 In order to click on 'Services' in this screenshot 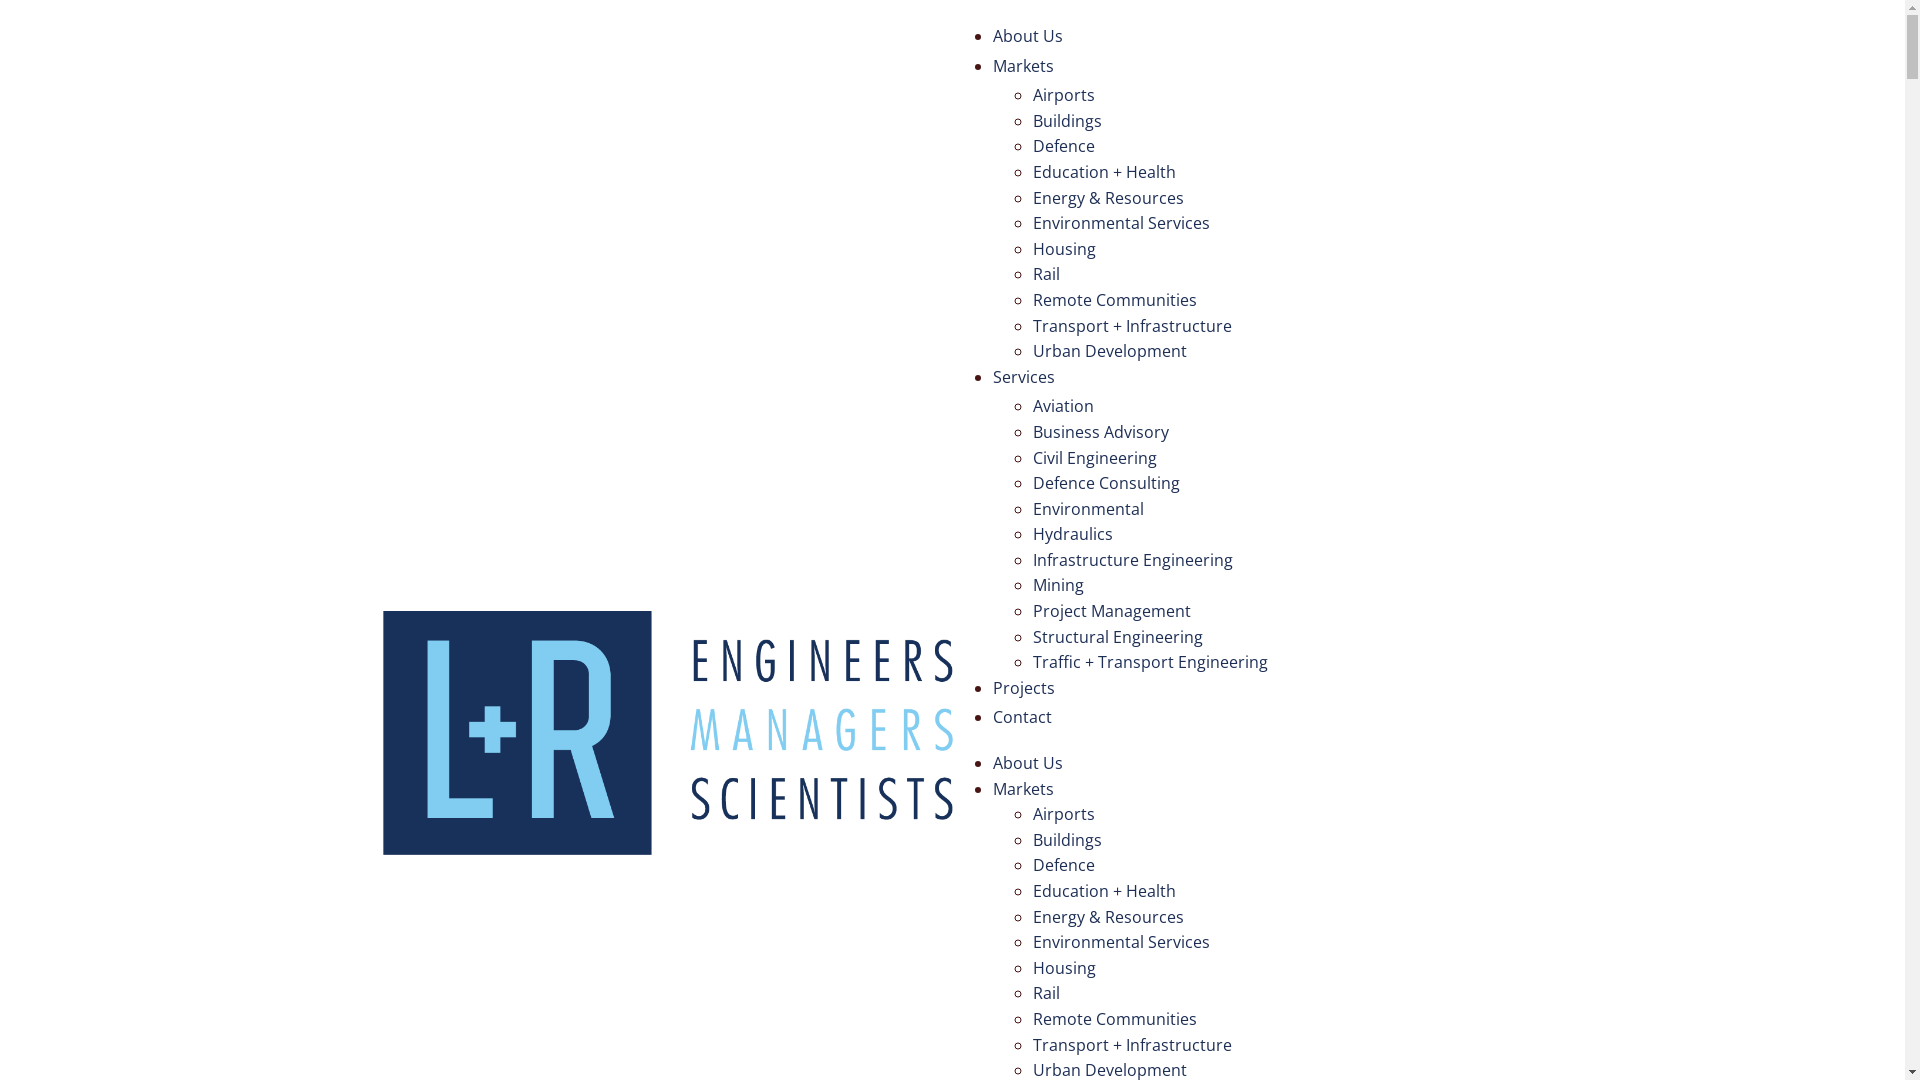, I will do `click(992, 380)`.